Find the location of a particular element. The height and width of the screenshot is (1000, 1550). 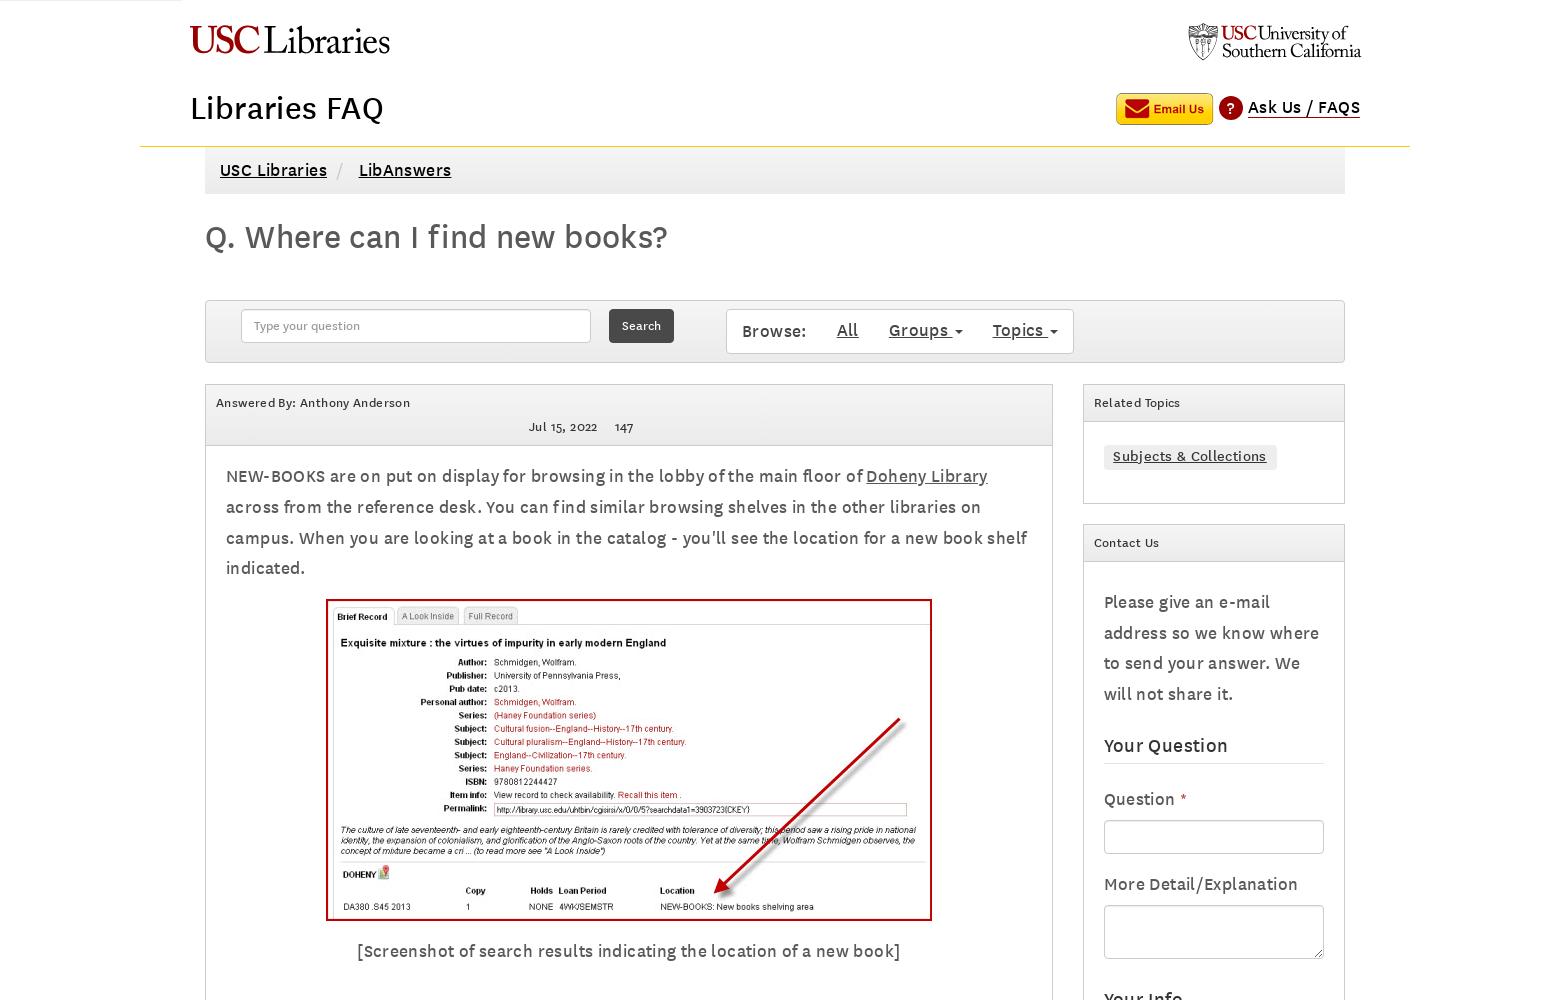

'All' is located at coordinates (846, 329).